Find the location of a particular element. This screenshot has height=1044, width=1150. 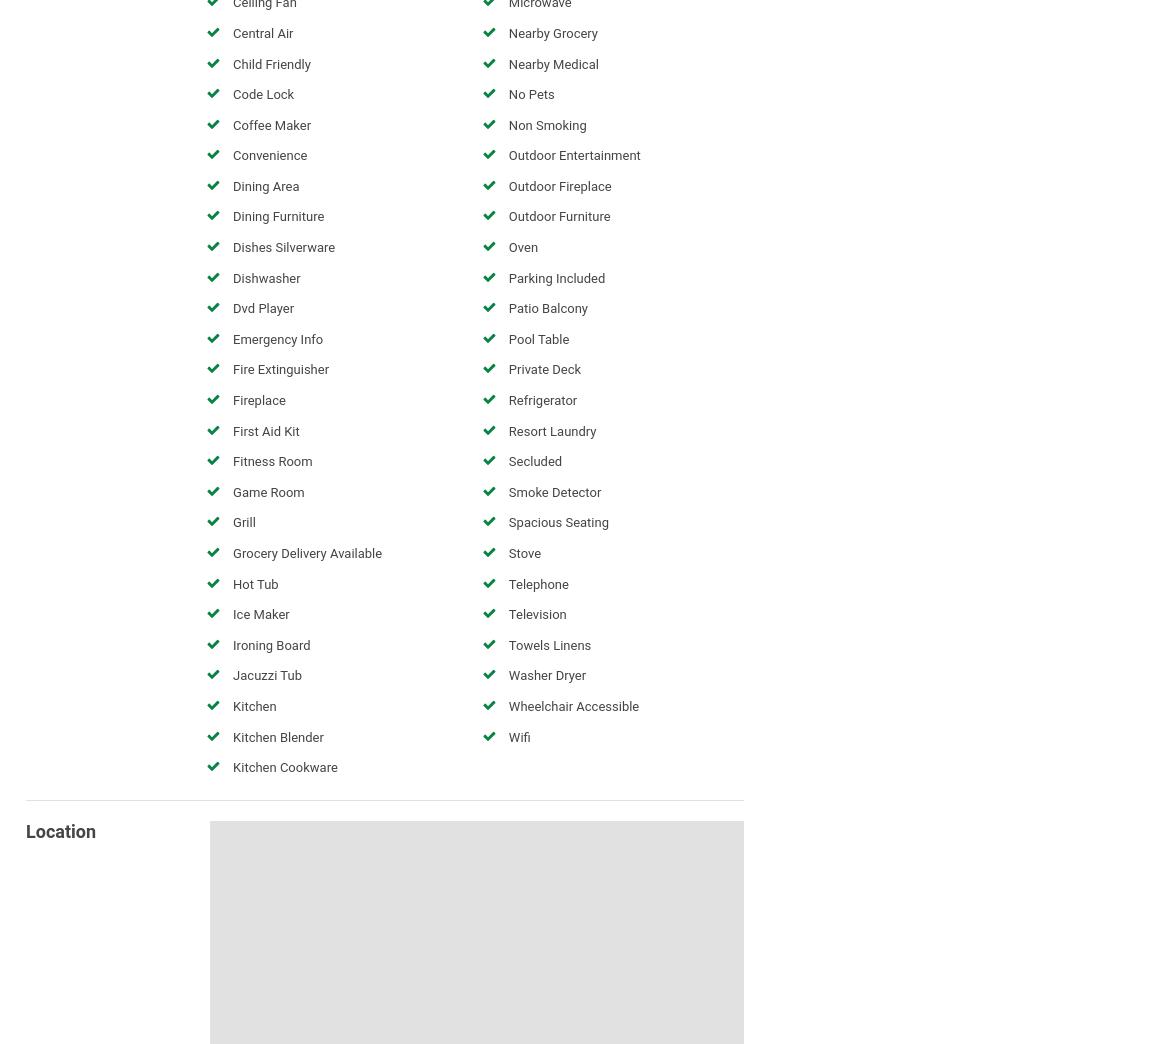

'Private Deck' is located at coordinates (544, 369).